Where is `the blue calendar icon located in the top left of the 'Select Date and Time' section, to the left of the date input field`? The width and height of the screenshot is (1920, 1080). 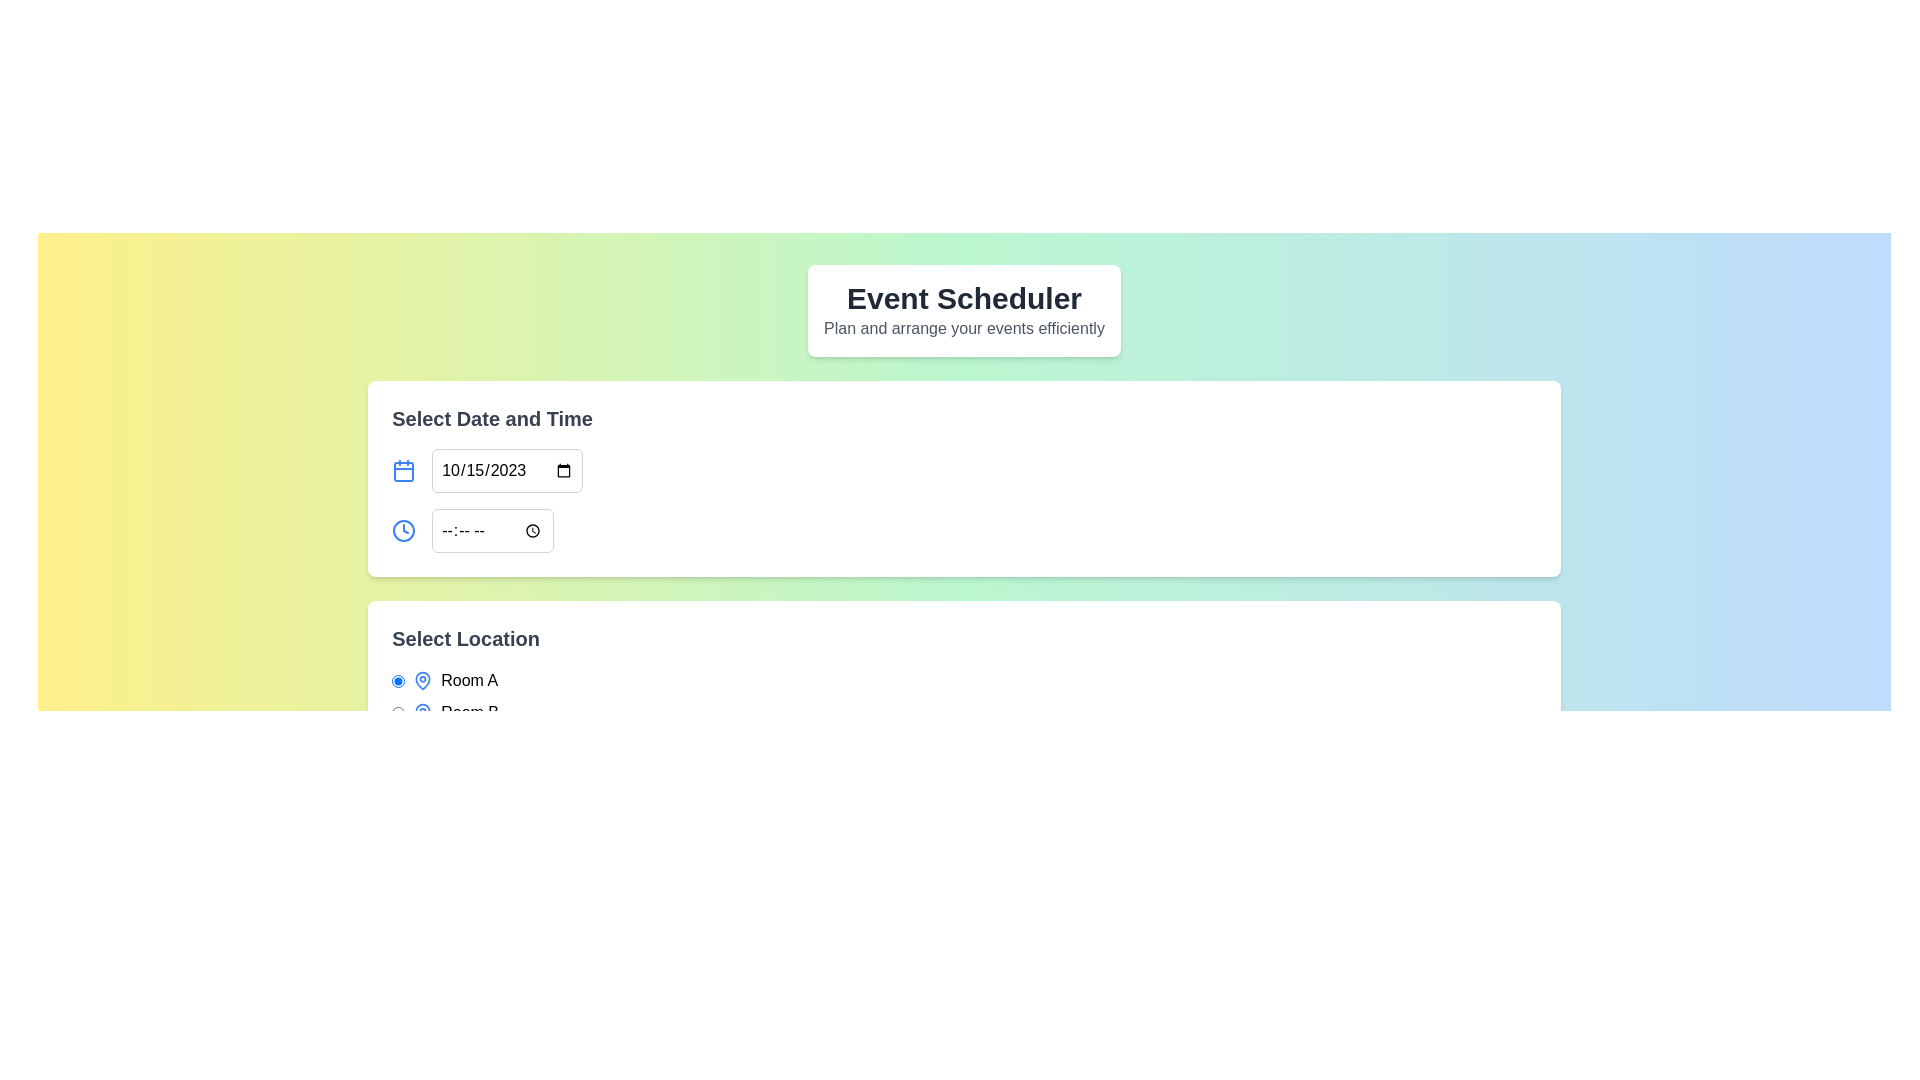 the blue calendar icon located in the top left of the 'Select Date and Time' section, to the left of the date input field is located at coordinates (403, 470).